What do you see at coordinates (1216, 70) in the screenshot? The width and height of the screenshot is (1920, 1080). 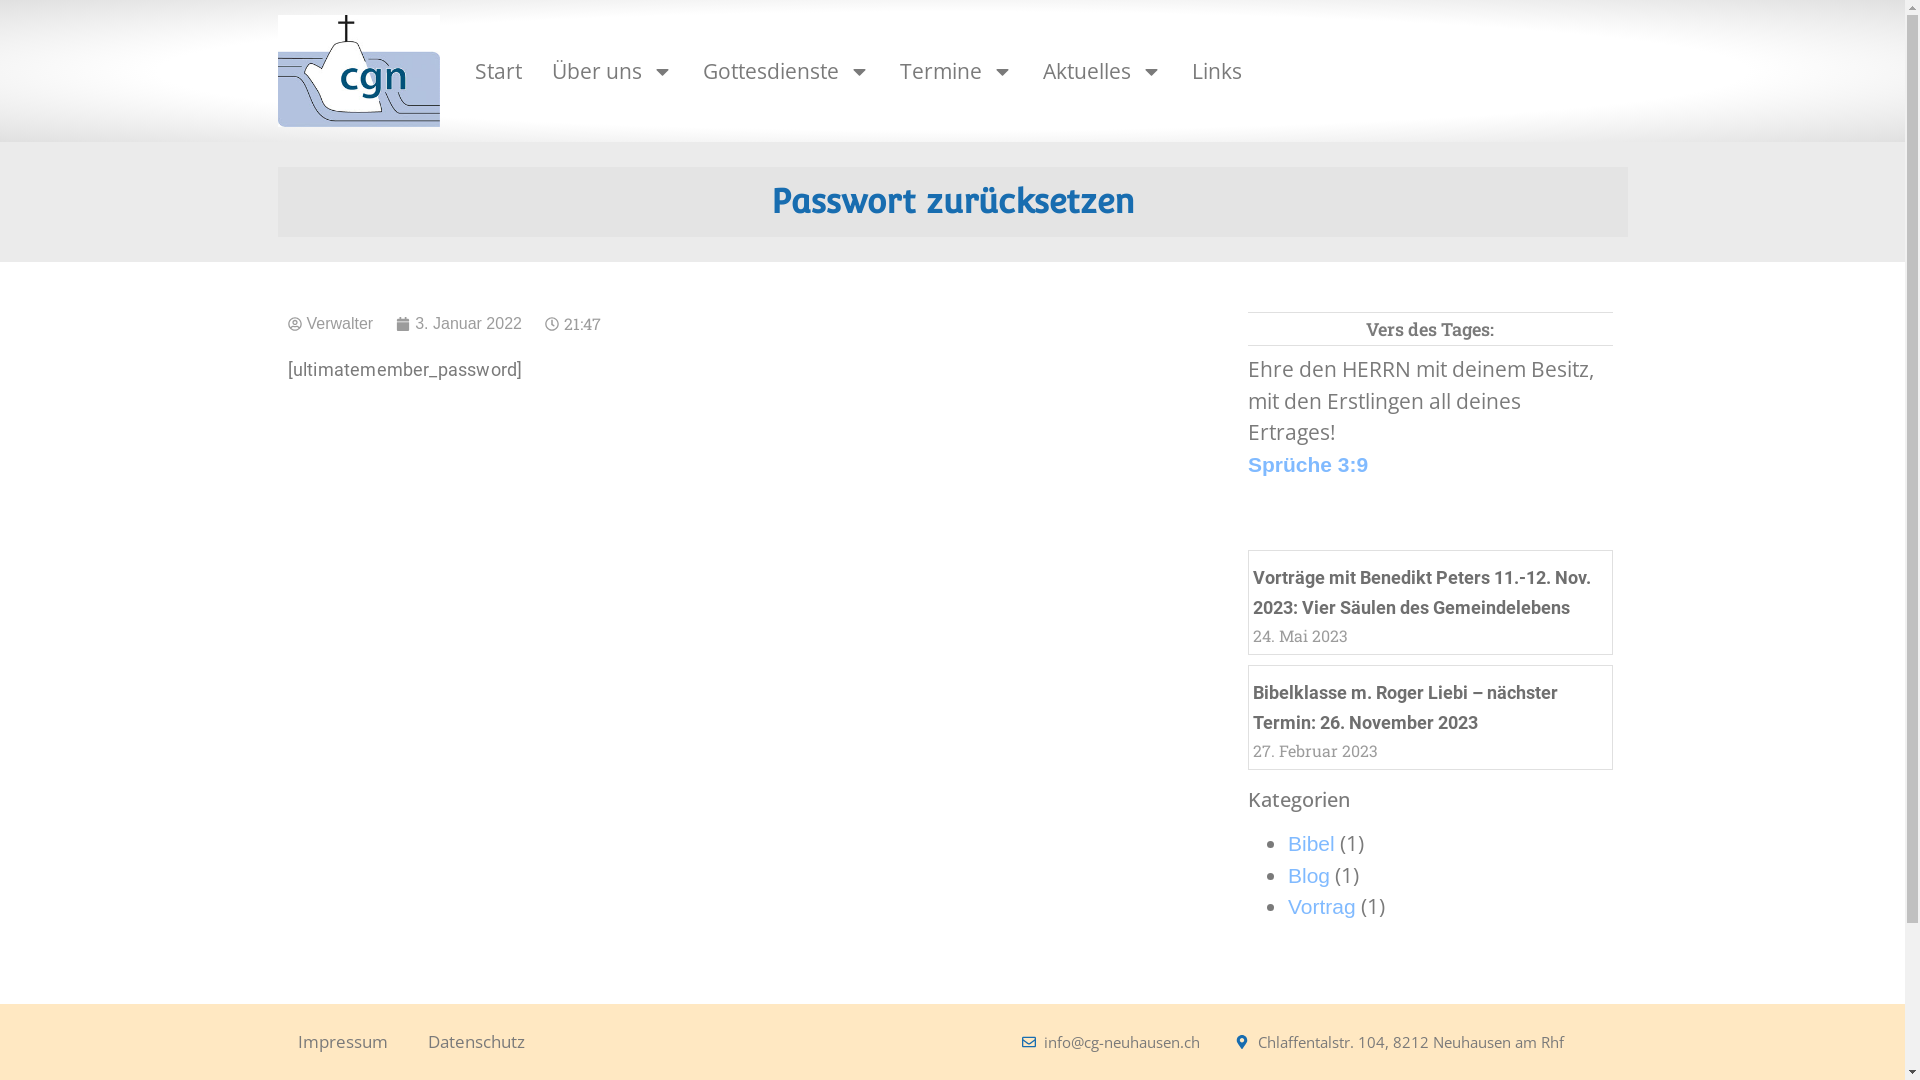 I see `'Links'` at bounding box center [1216, 70].